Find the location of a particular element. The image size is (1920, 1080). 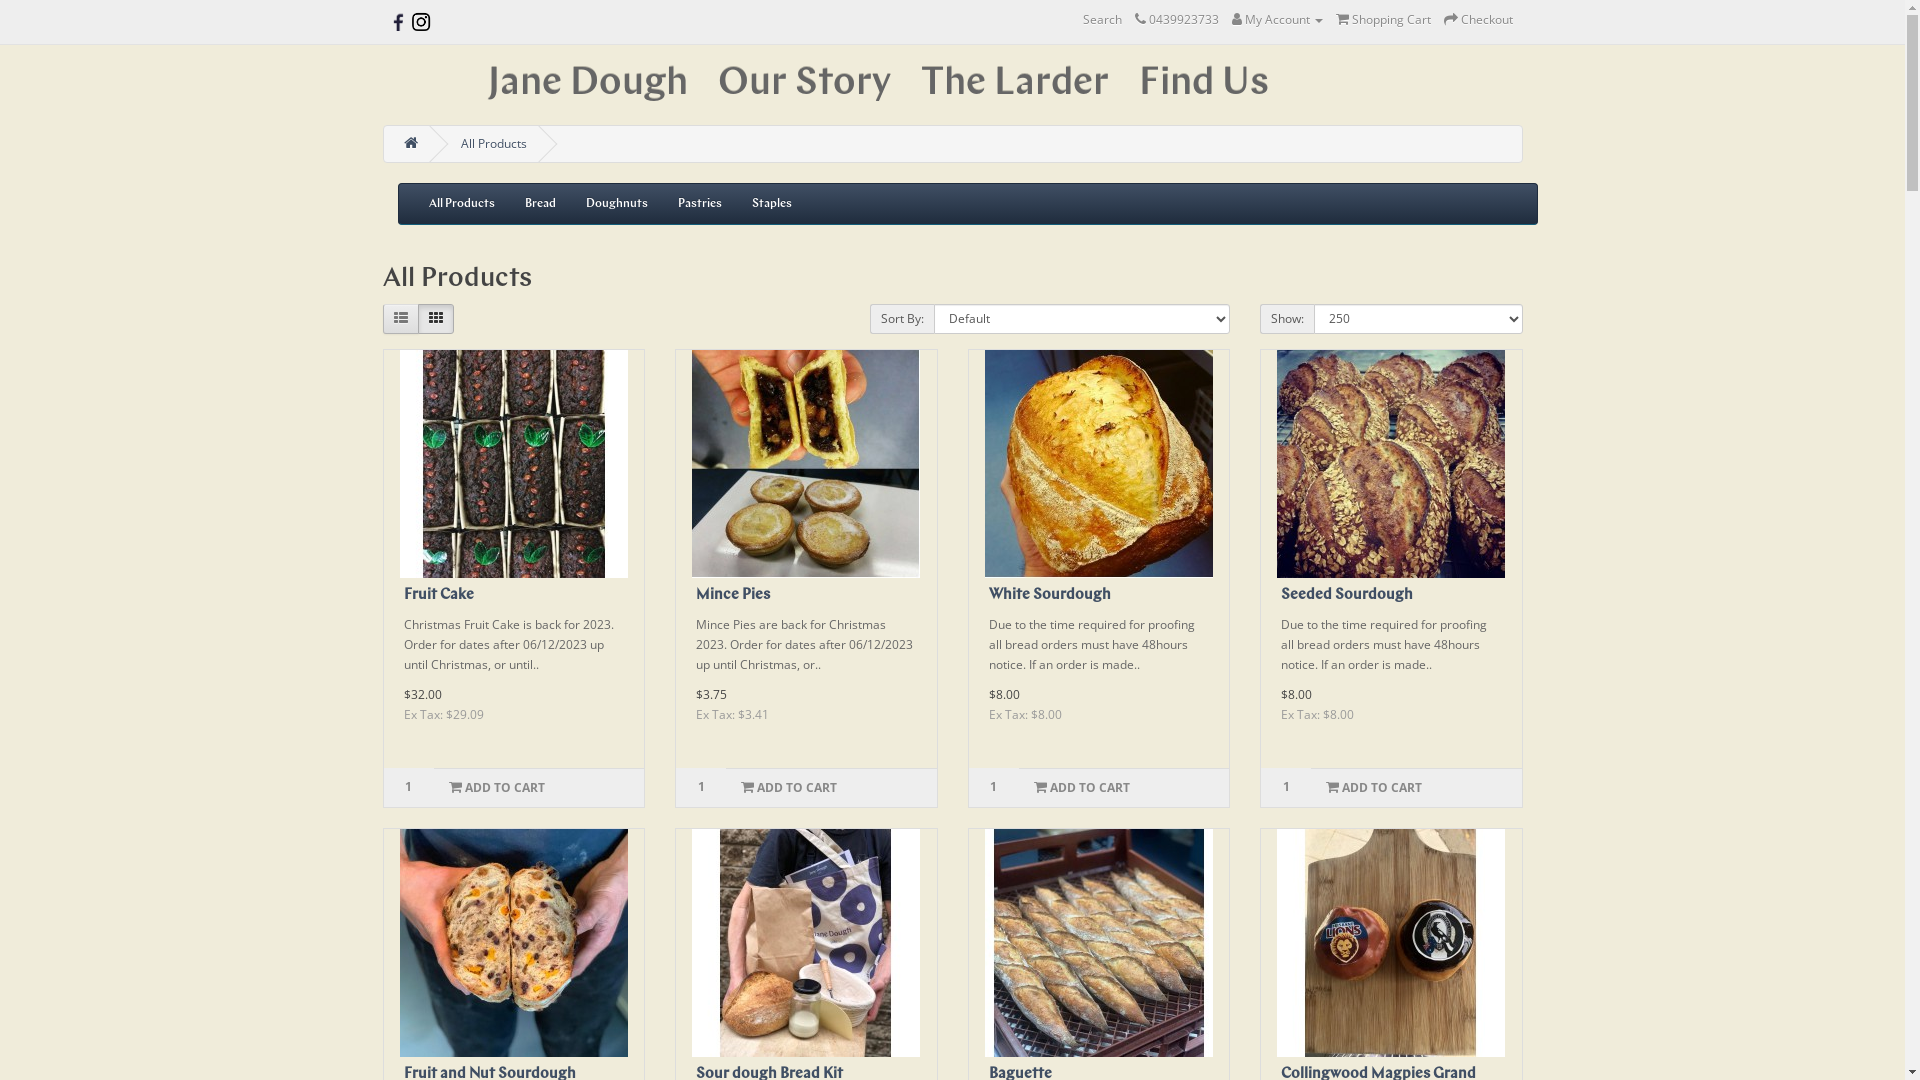

'Pastries' is located at coordinates (699, 204).